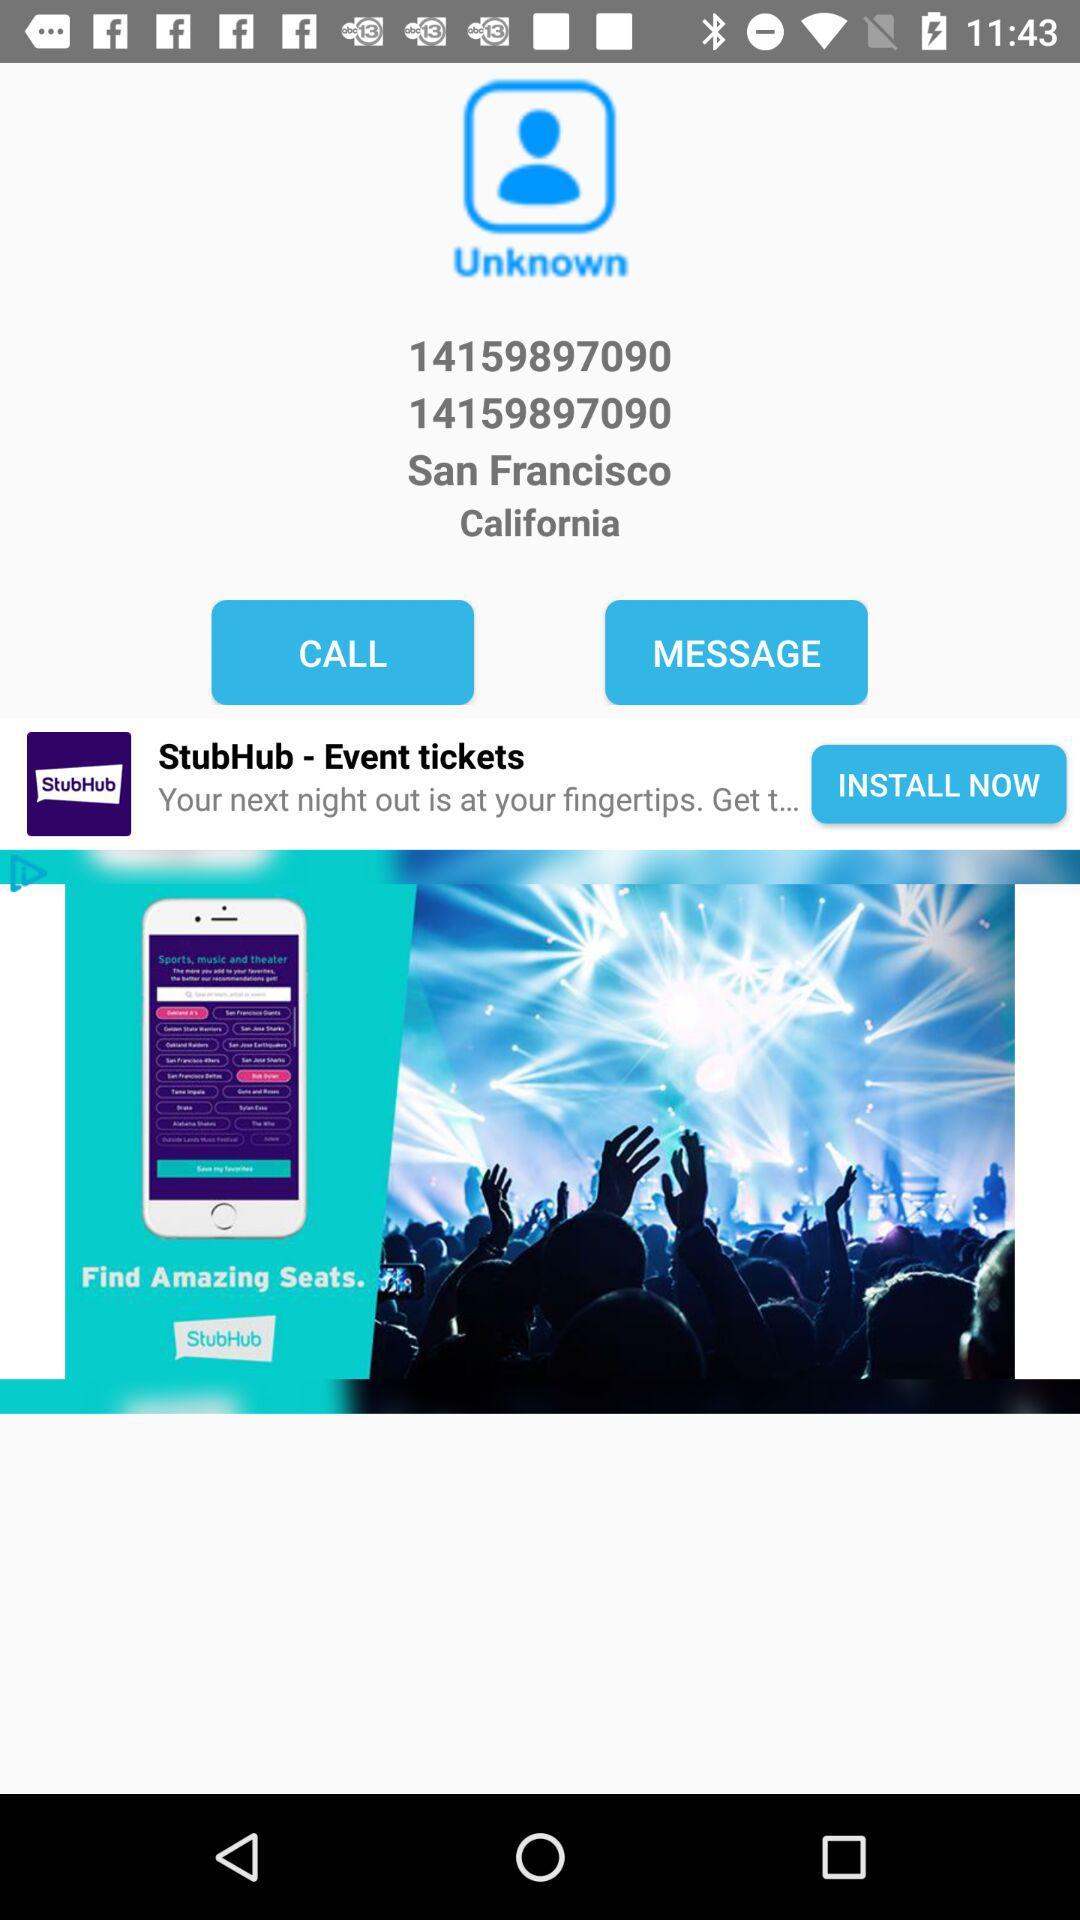 The image size is (1080, 1920). What do you see at coordinates (736, 652) in the screenshot?
I see `the icon below the california icon` at bounding box center [736, 652].